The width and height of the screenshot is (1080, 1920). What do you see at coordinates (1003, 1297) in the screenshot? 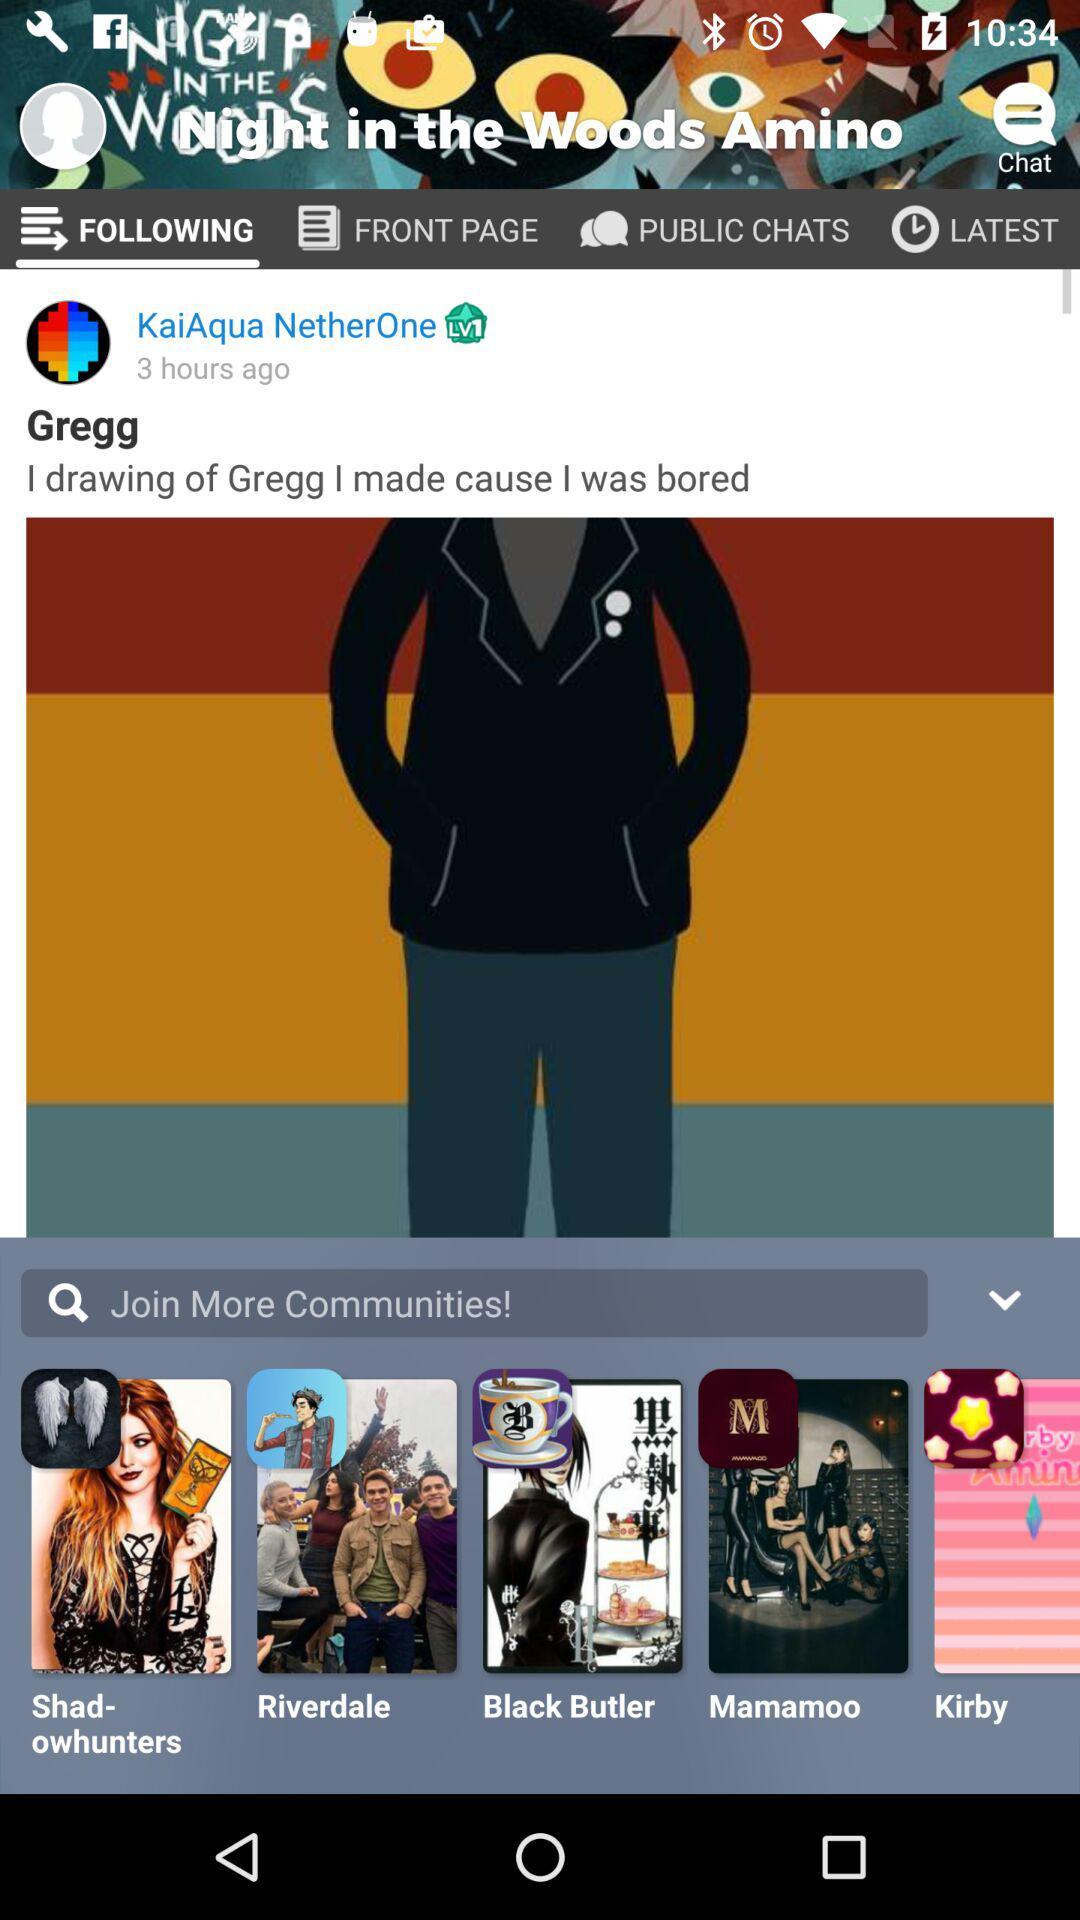
I see `the expand_more icon` at bounding box center [1003, 1297].